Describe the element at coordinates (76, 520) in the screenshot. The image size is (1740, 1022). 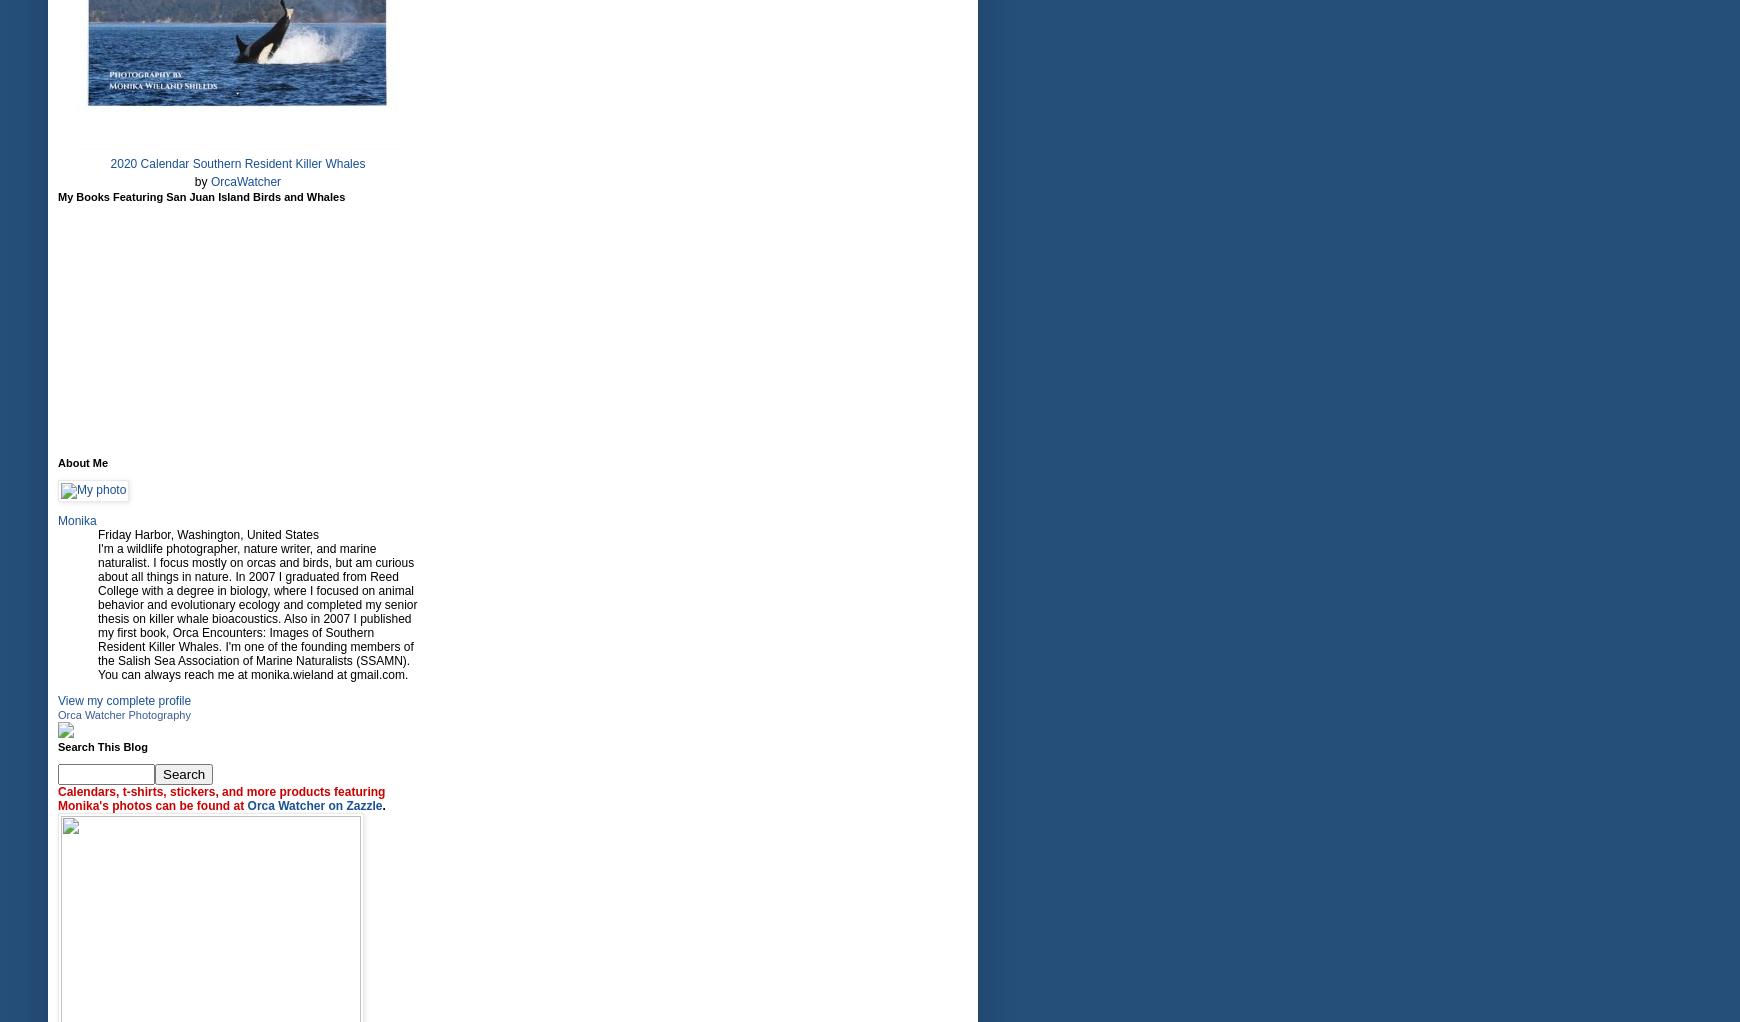
I see `'Monika'` at that location.